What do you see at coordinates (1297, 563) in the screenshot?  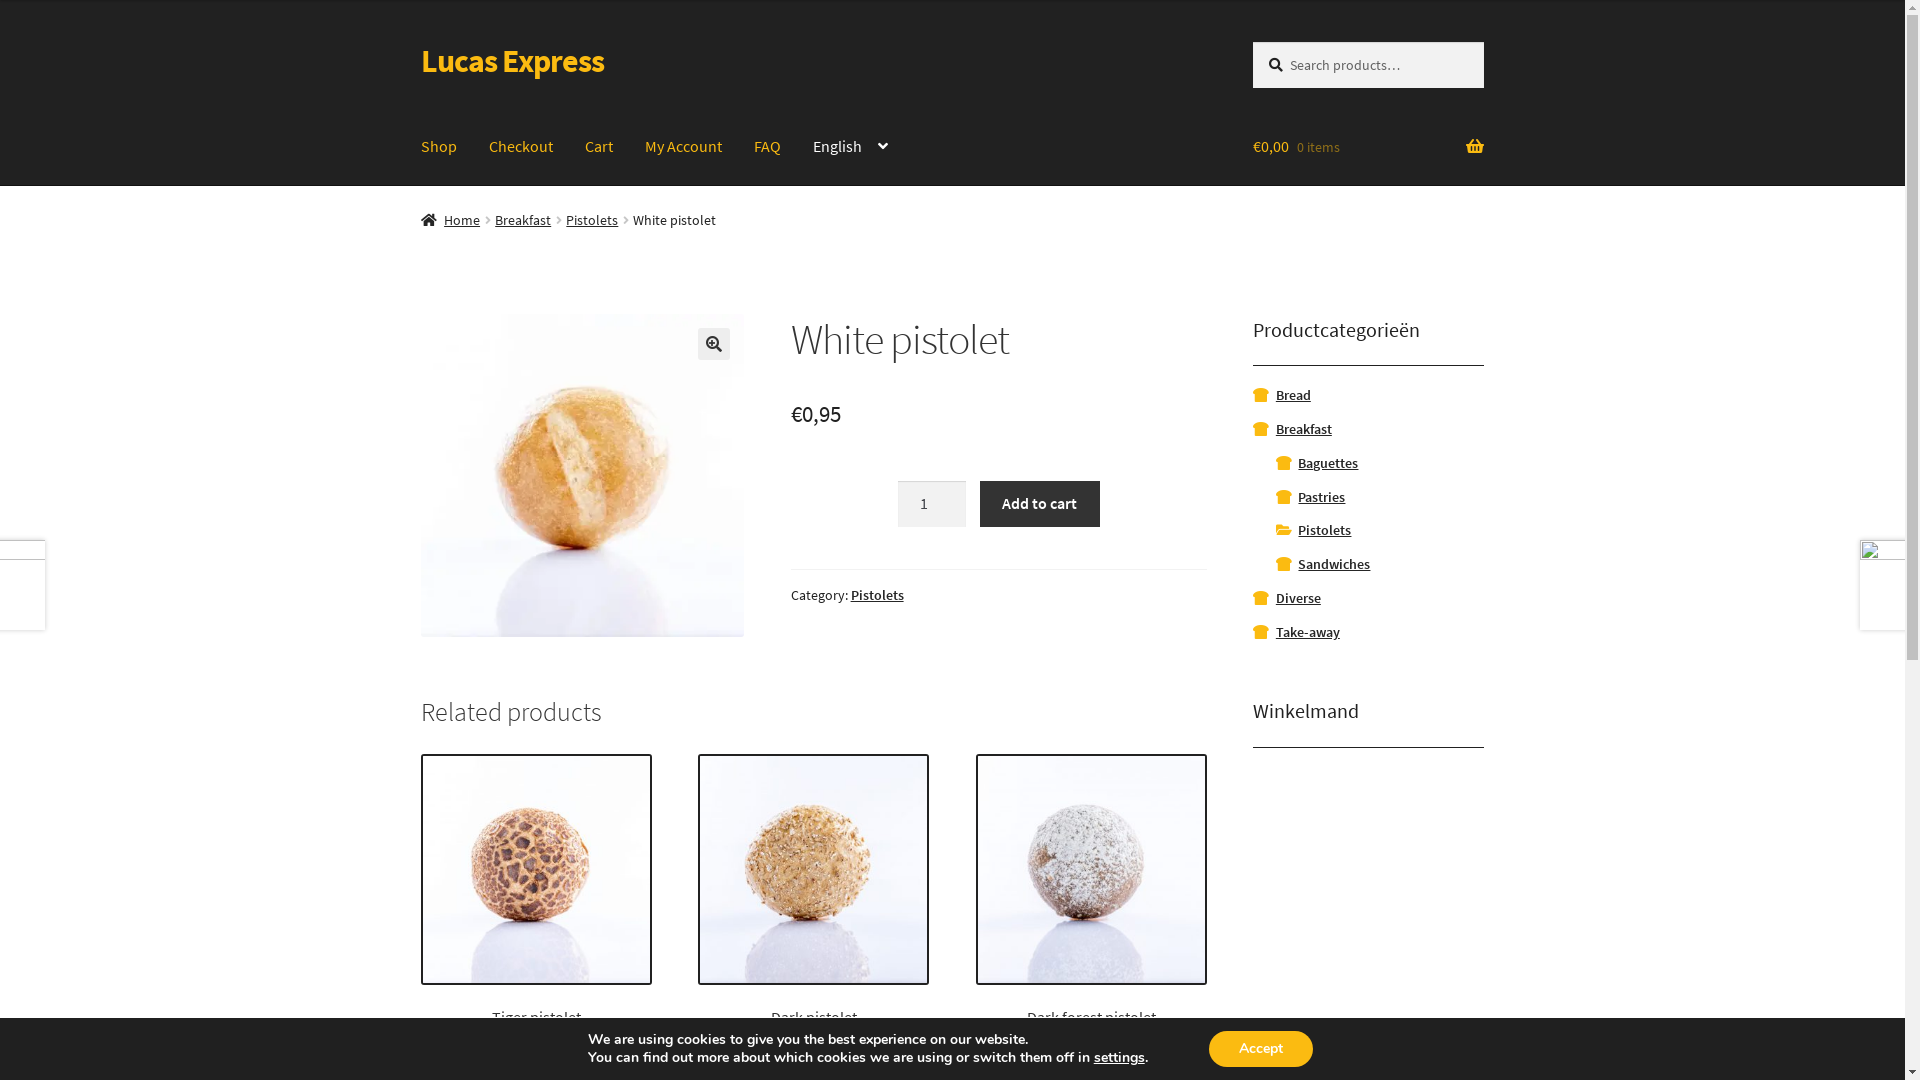 I see `'Sandwiches'` at bounding box center [1297, 563].